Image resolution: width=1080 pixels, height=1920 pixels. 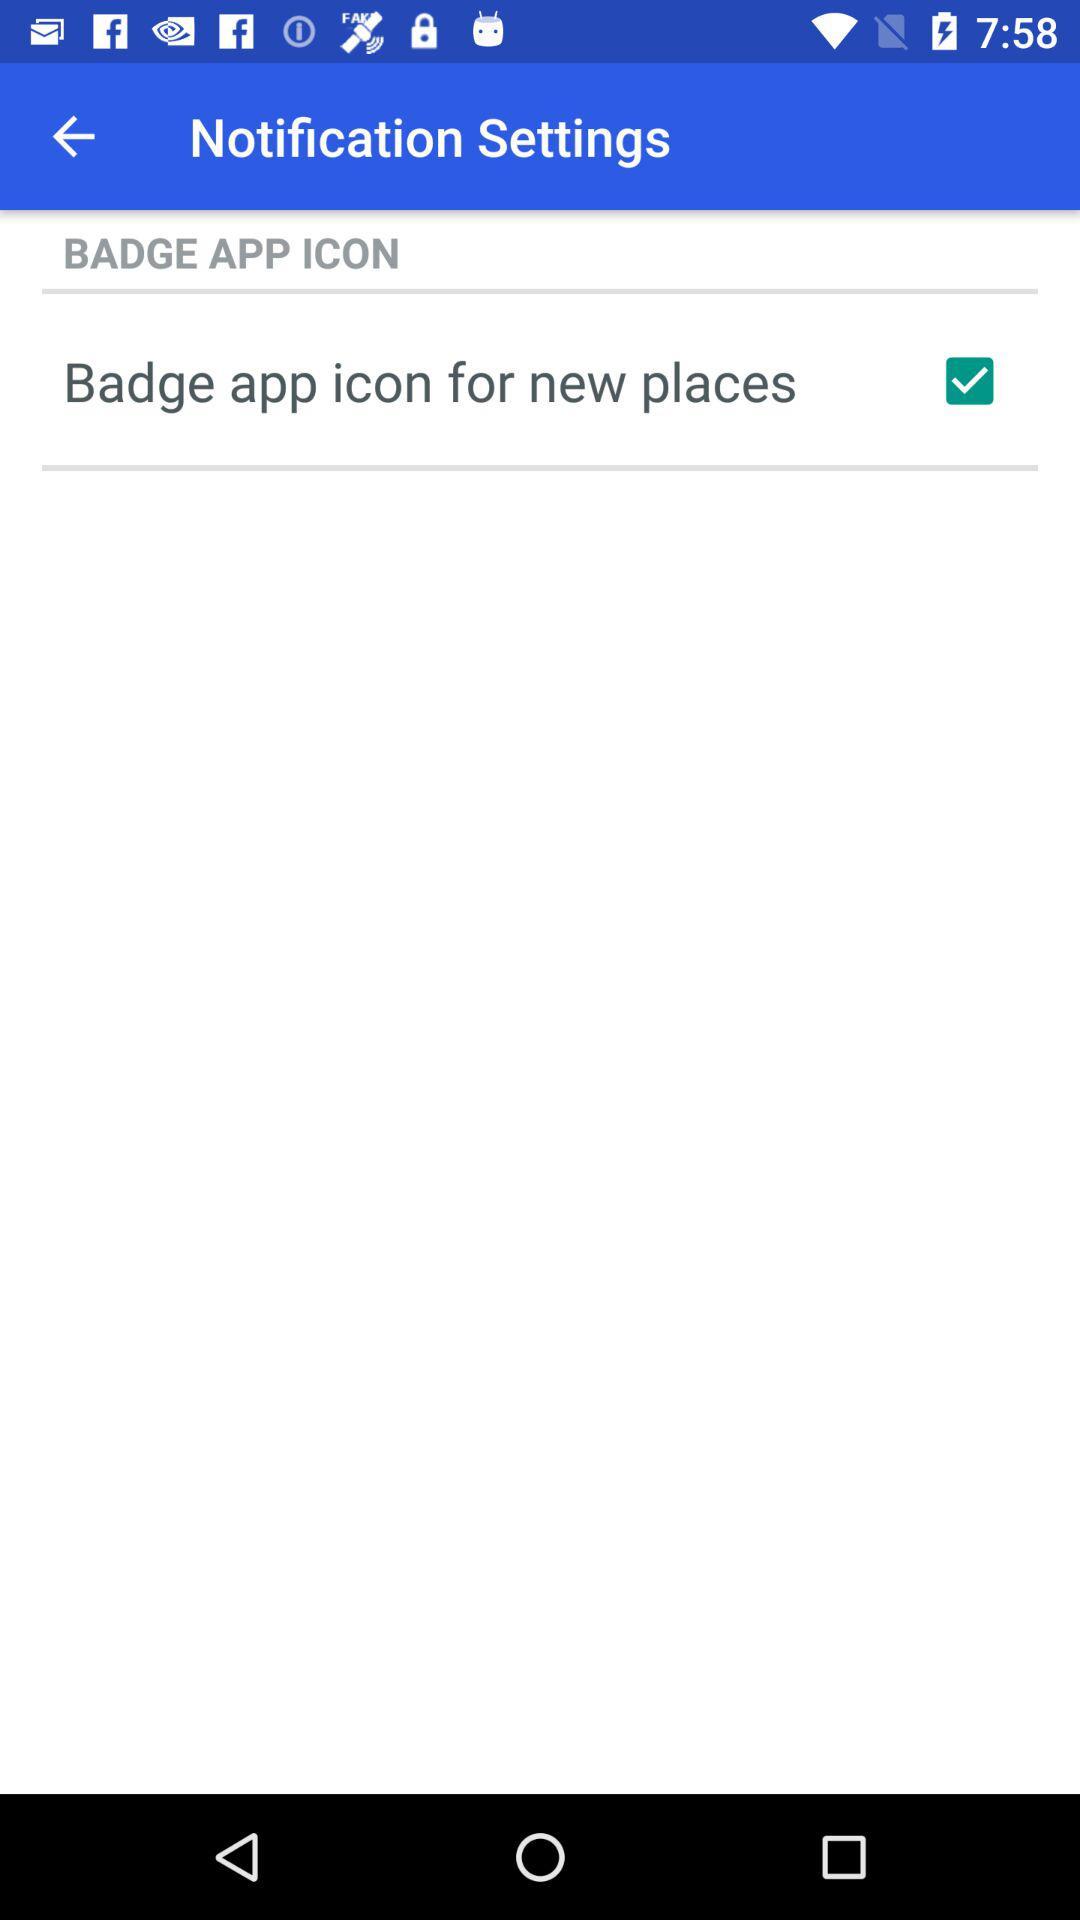 I want to click on the icon next to notification settings icon, so click(x=72, y=135).